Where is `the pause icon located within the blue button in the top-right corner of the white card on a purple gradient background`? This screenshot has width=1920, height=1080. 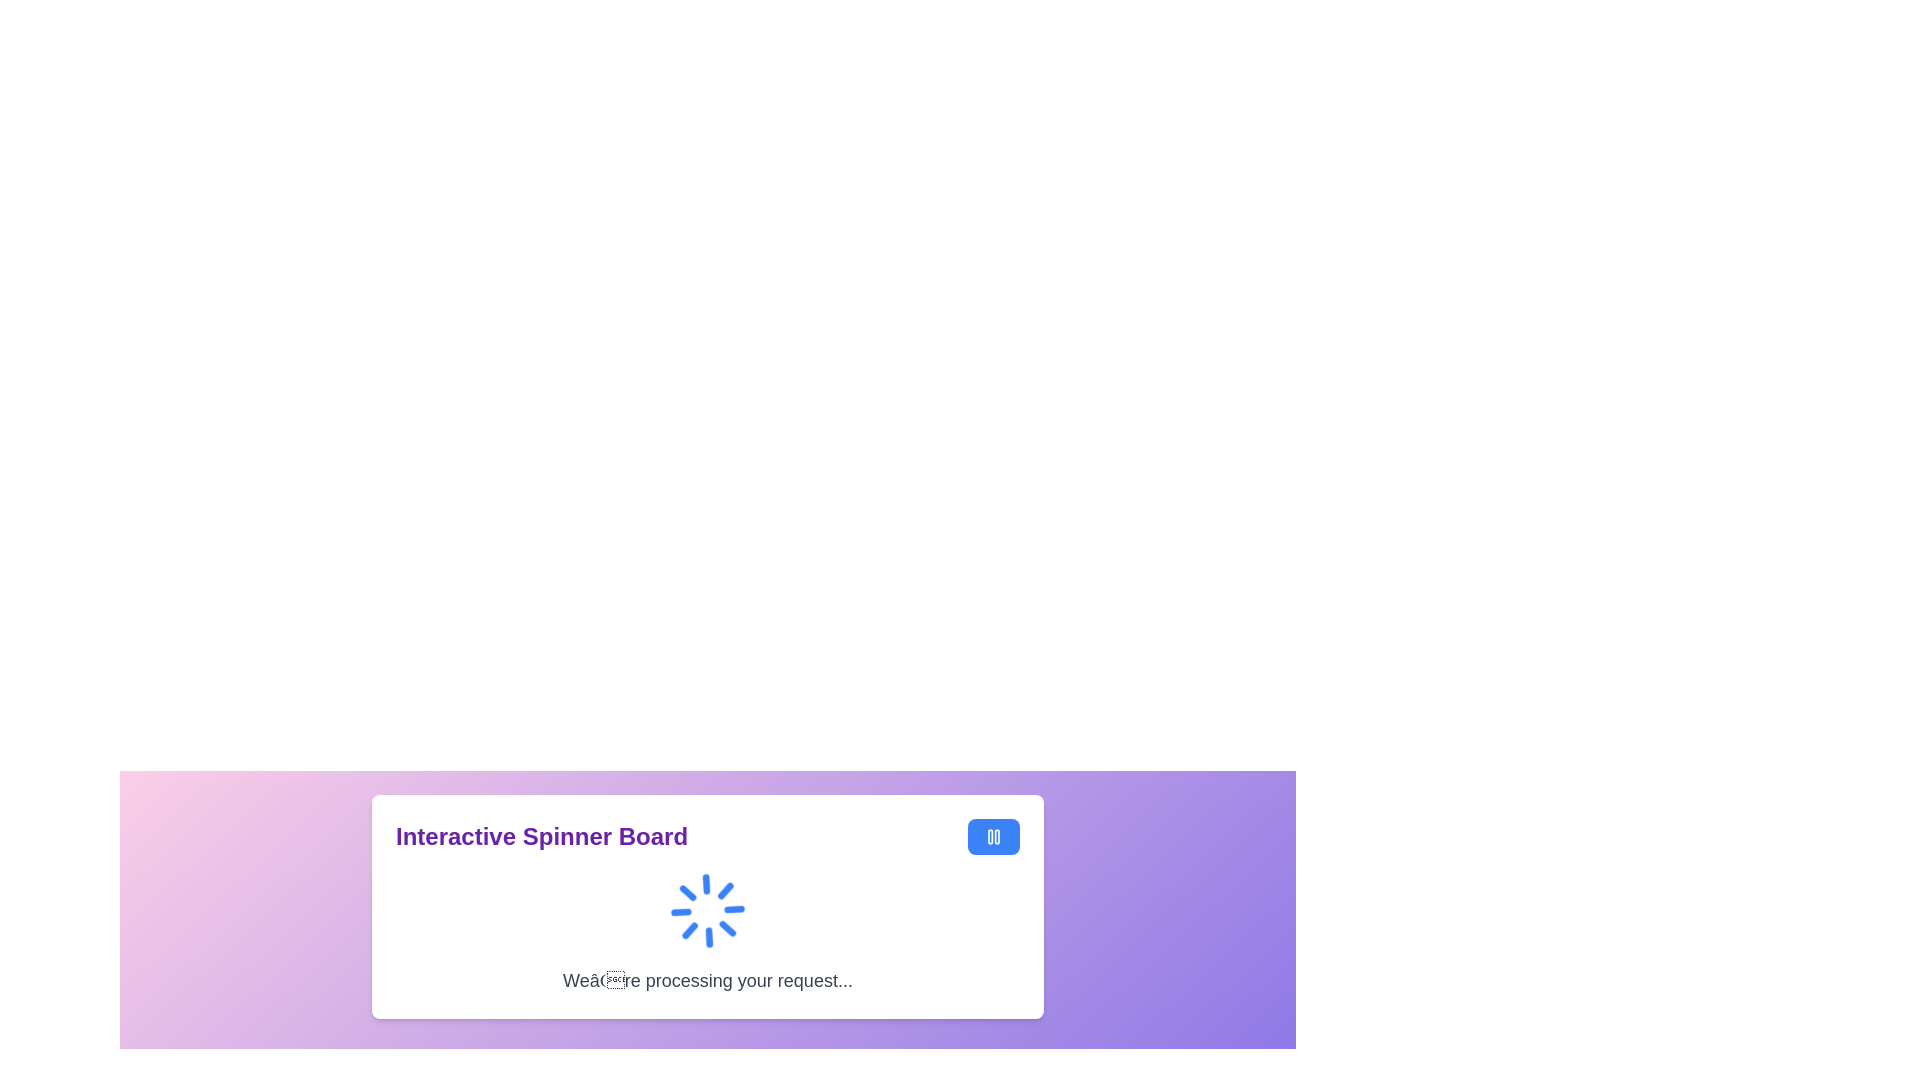
the pause icon located within the blue button in the top-right corner of the white card on a purple gradient background is located at coordinates (993, 837).